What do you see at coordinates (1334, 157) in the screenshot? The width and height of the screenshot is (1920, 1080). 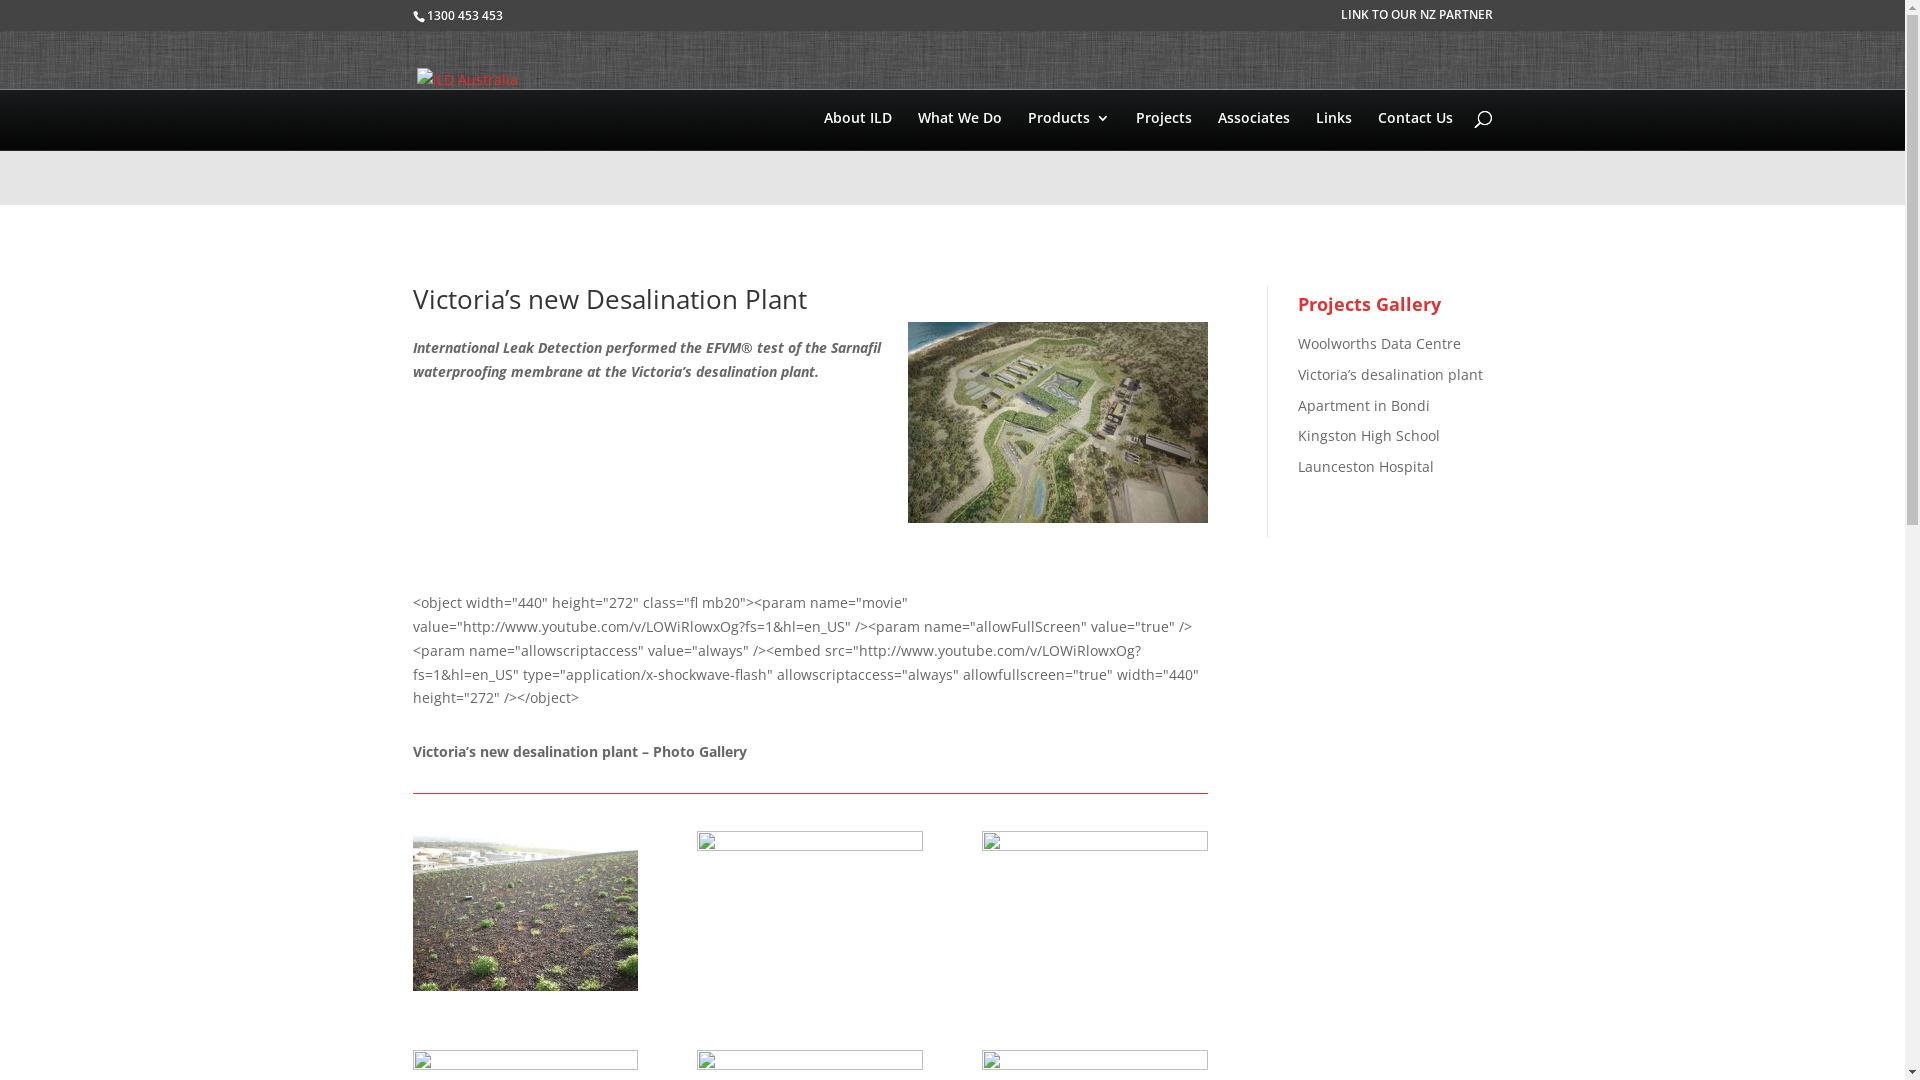 I see `'Links'` at bounding box center [1334, 157].